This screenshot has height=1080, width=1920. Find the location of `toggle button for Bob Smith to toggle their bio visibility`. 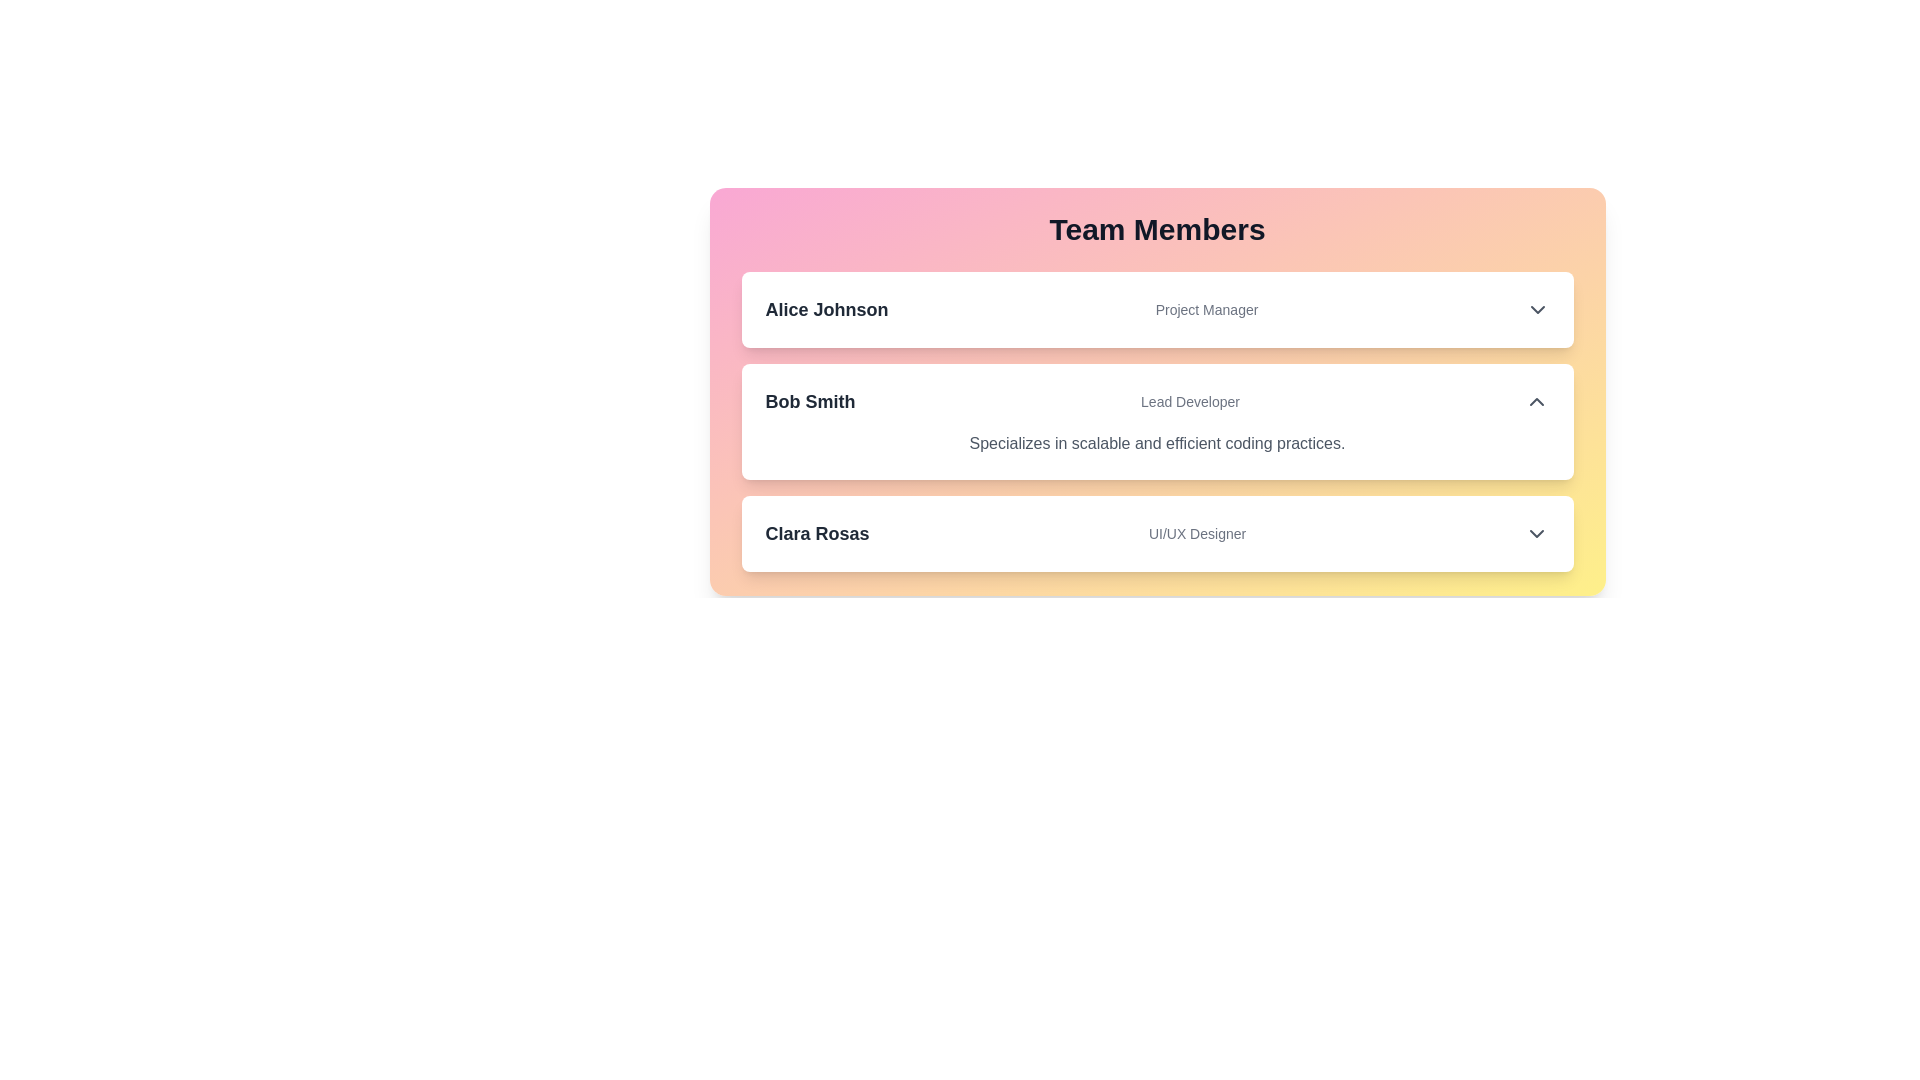

toggle button for Bob Smith to toggle their bio visibility is located at coordinates (1536, 401).